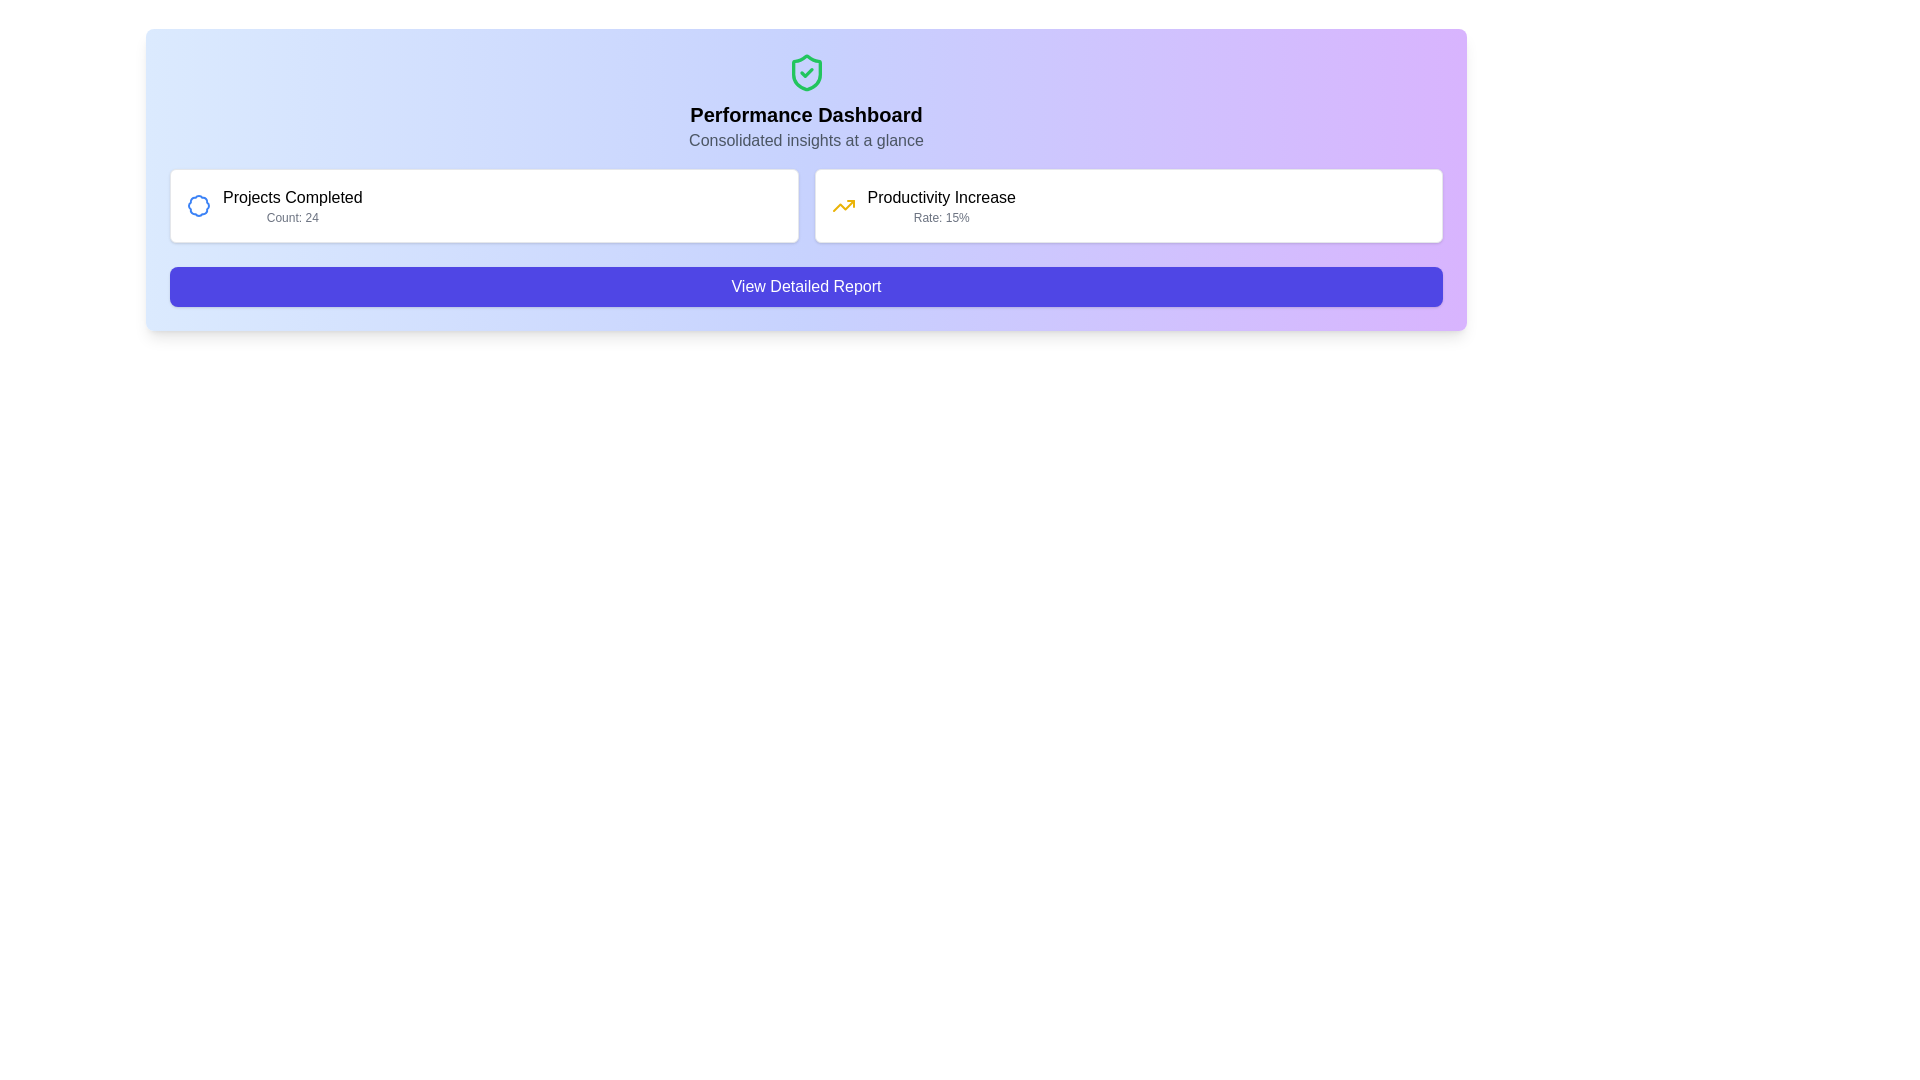 Image resolution: width=1920 pixels, height=1080 pixels. Describe the element at coordinates (940, 197) in the screenshot. I see `text label displaying 'Productivity Increase' located on the right-hand section of the dashboard, above the text 'Rate: 15%'` at that location.